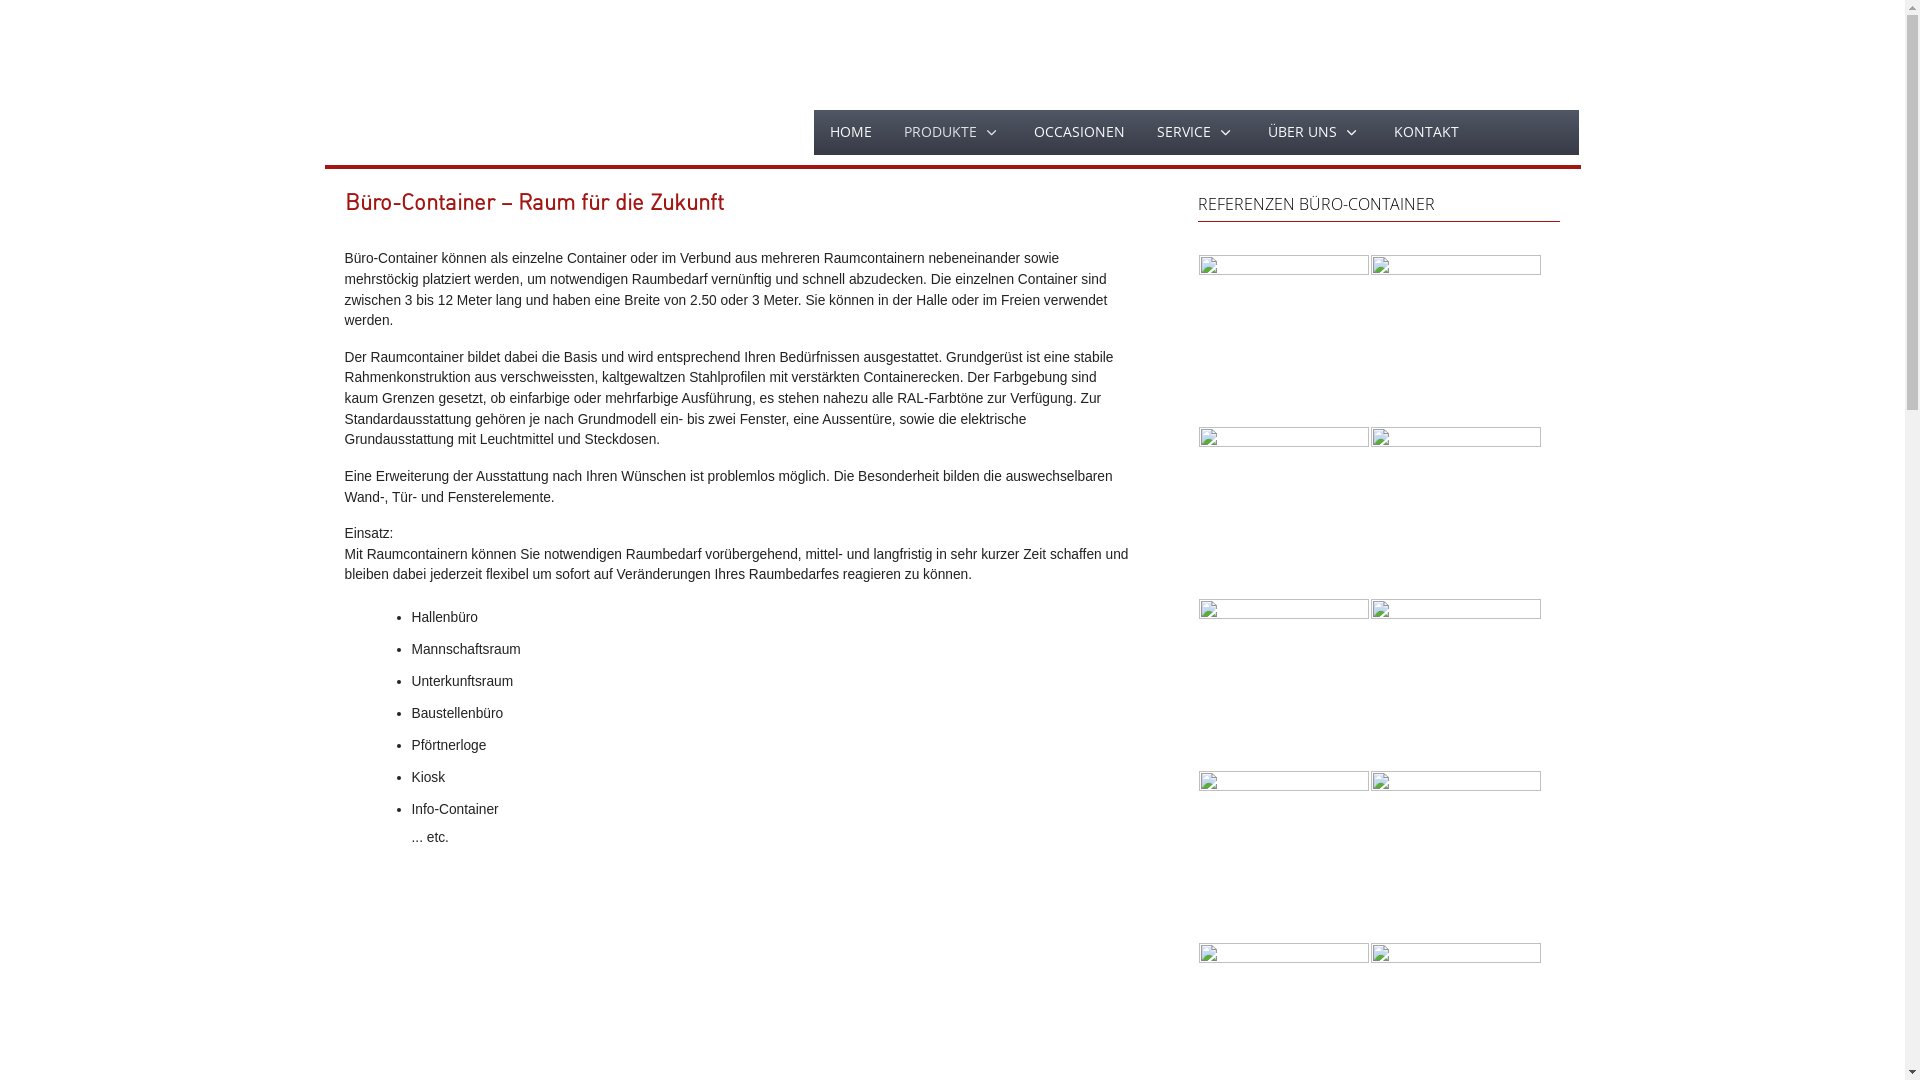 The height and width of the screenshot is (1080, 1920). I want to click on 'SERVICE', so click(1195, 132).